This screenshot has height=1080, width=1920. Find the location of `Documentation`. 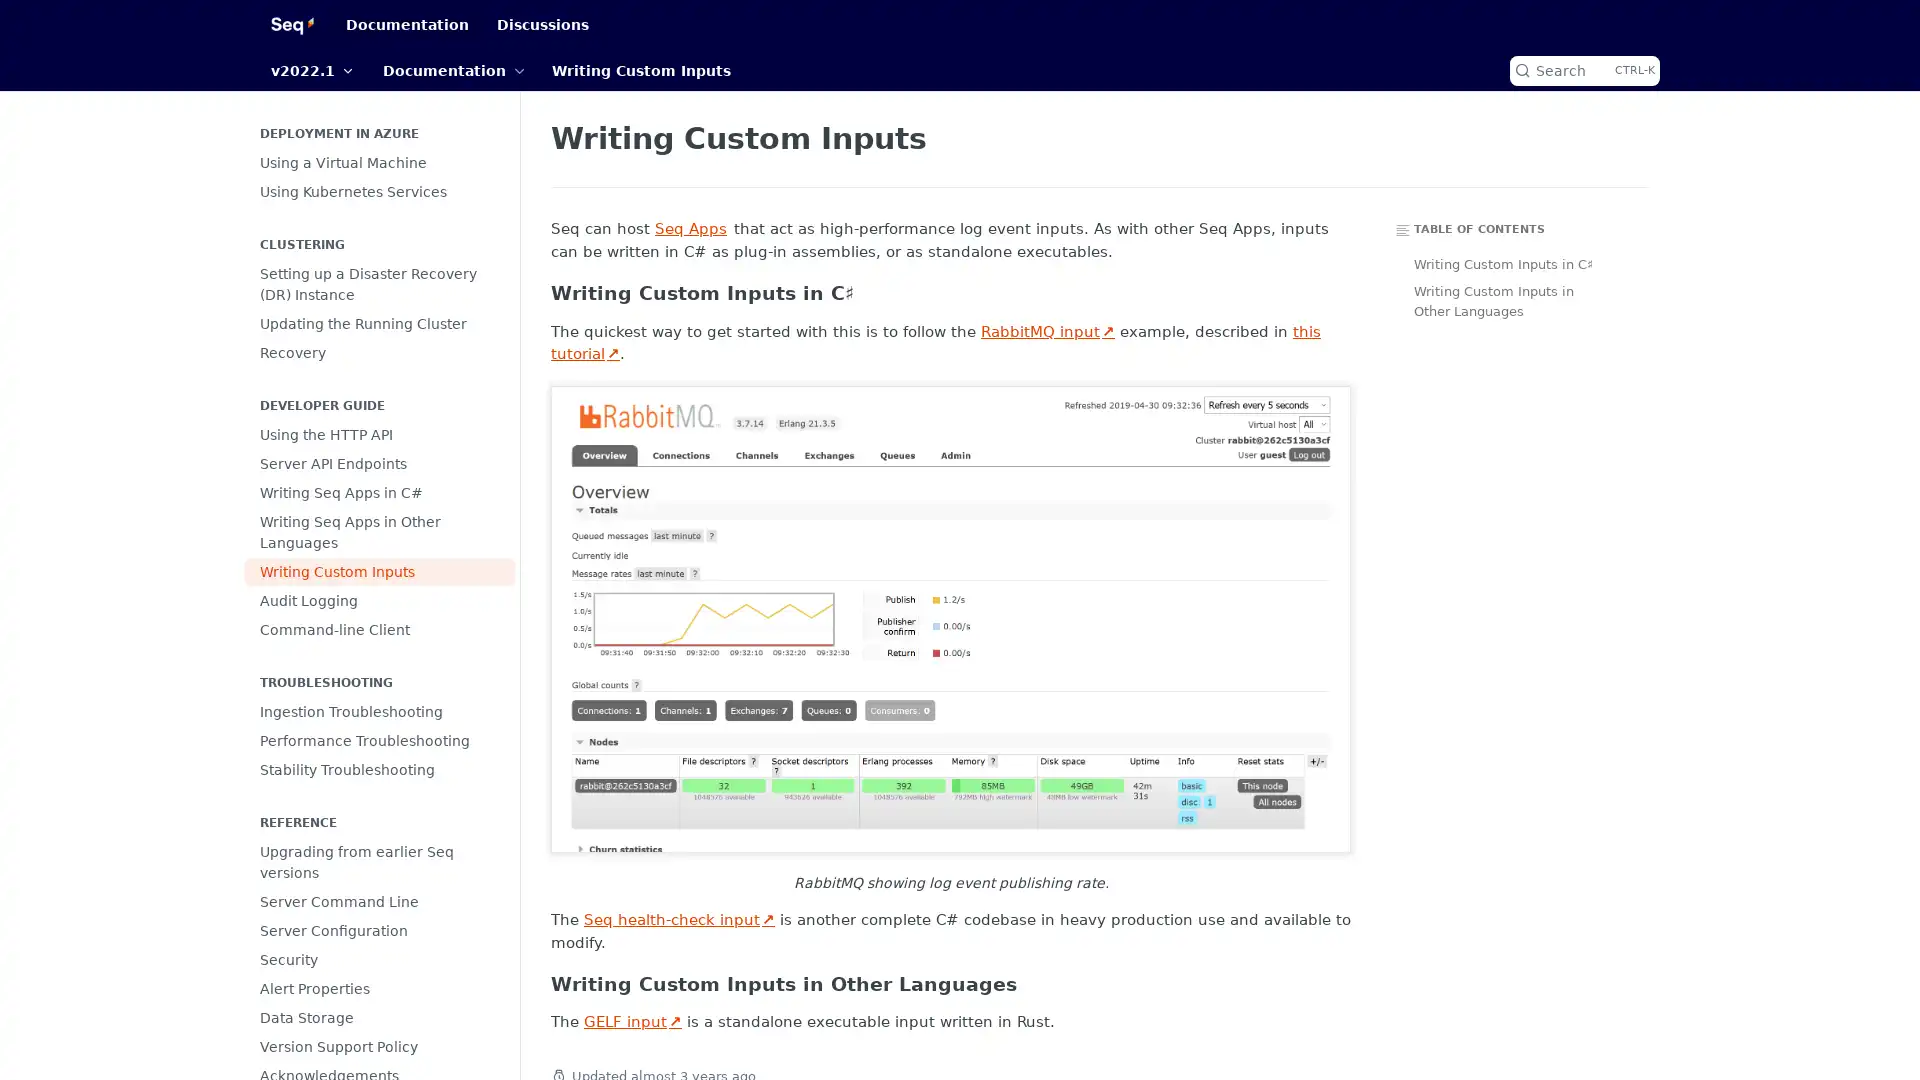

Documentation is located at coordinates (452, 69).